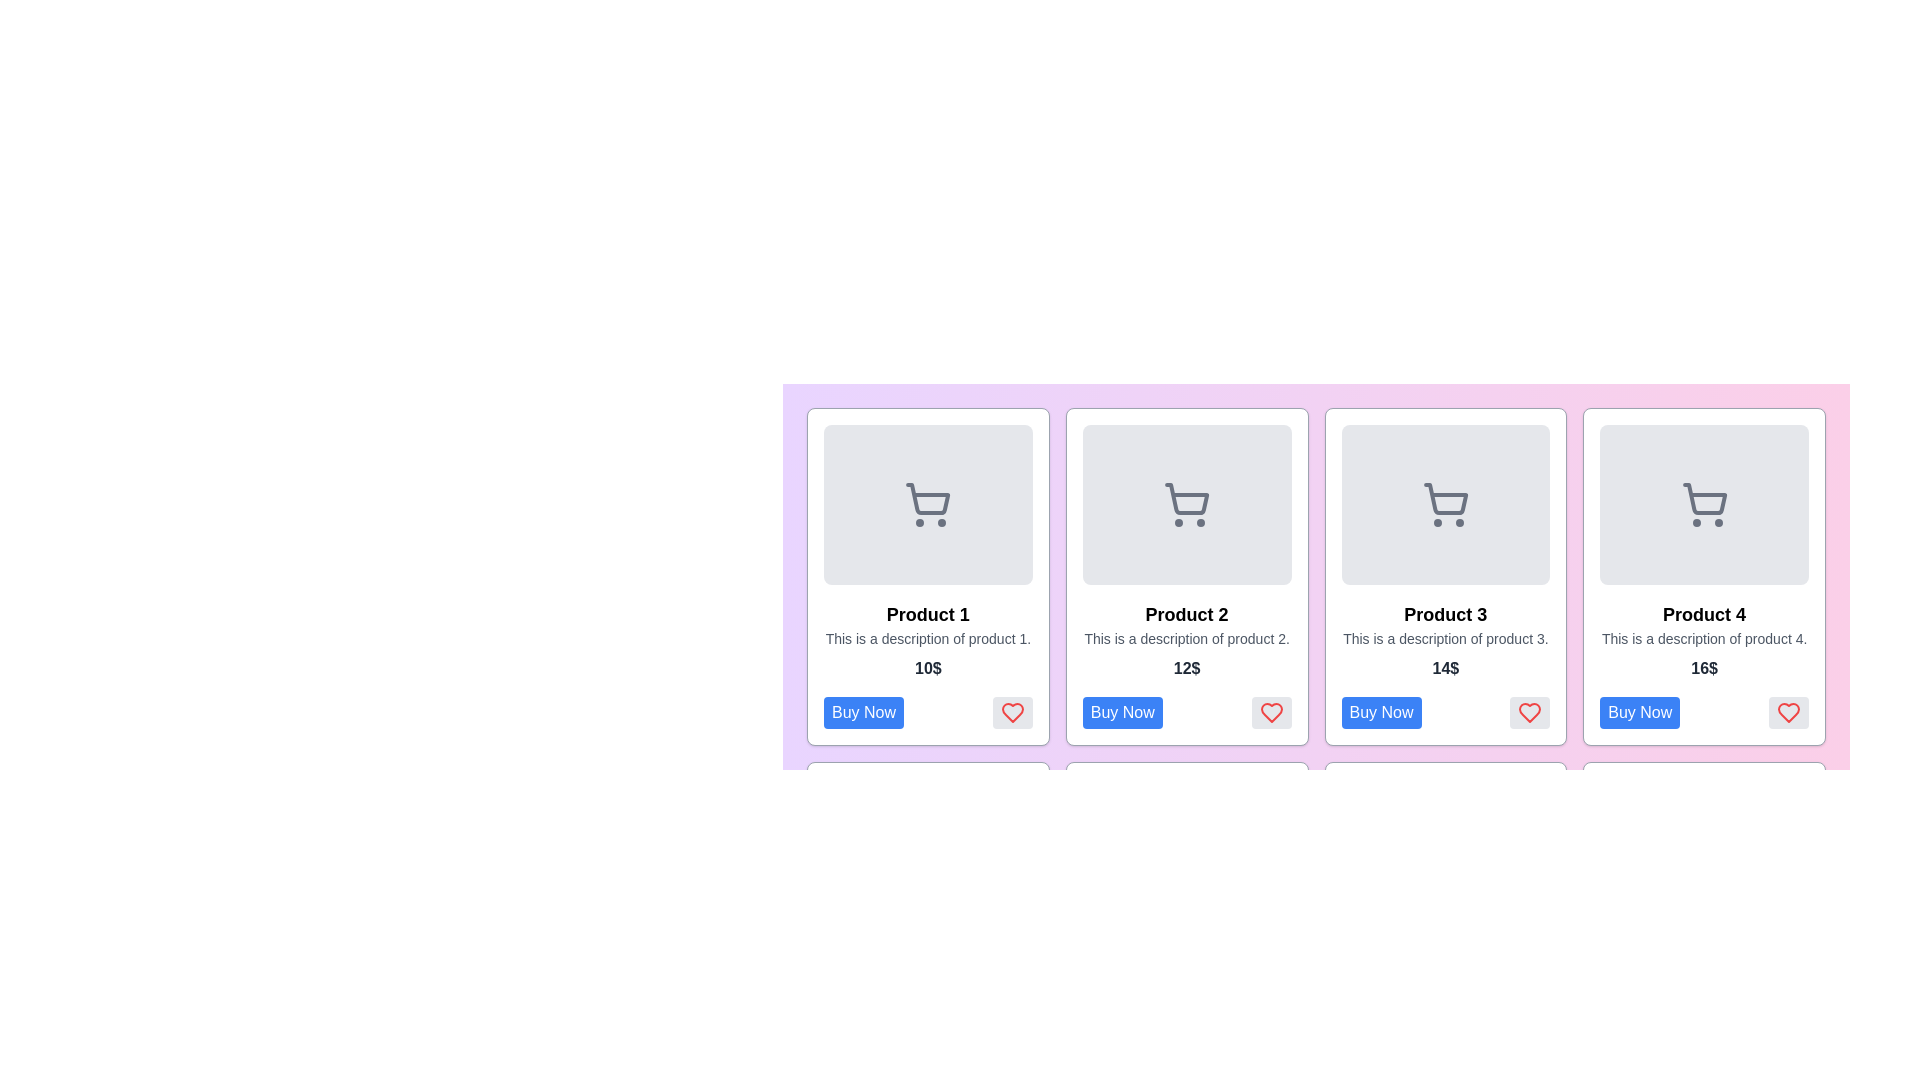 The width and height of the screenshot is (1920, 1080). Describe the element at coordinates (927, 613) in the screenshot. I see `text label 'Product 1' which is bold and larger-sized, displayed in black at the top-middle of the product card` at that location.